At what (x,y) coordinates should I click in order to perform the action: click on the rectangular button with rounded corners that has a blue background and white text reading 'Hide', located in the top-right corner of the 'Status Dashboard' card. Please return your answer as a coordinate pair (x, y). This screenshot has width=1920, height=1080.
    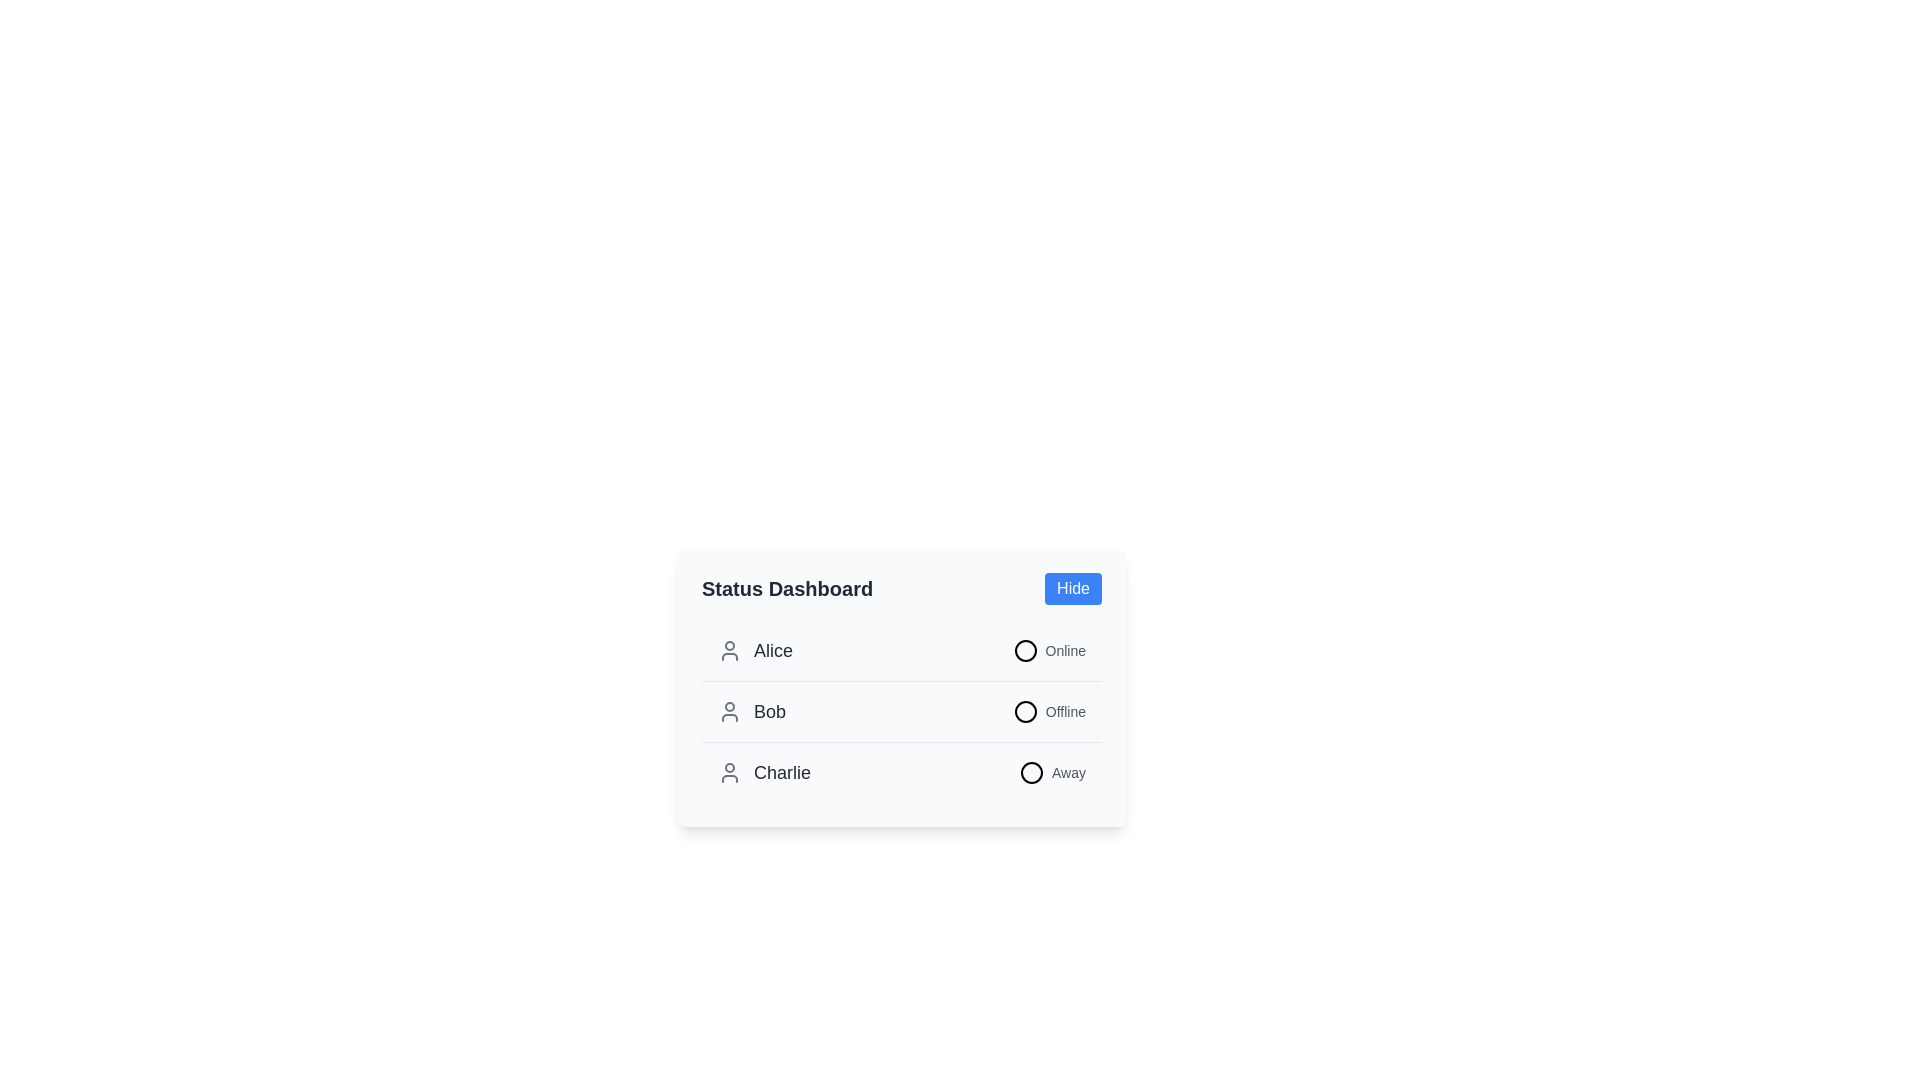
    Looking at the image, I should click on (1072, 588).